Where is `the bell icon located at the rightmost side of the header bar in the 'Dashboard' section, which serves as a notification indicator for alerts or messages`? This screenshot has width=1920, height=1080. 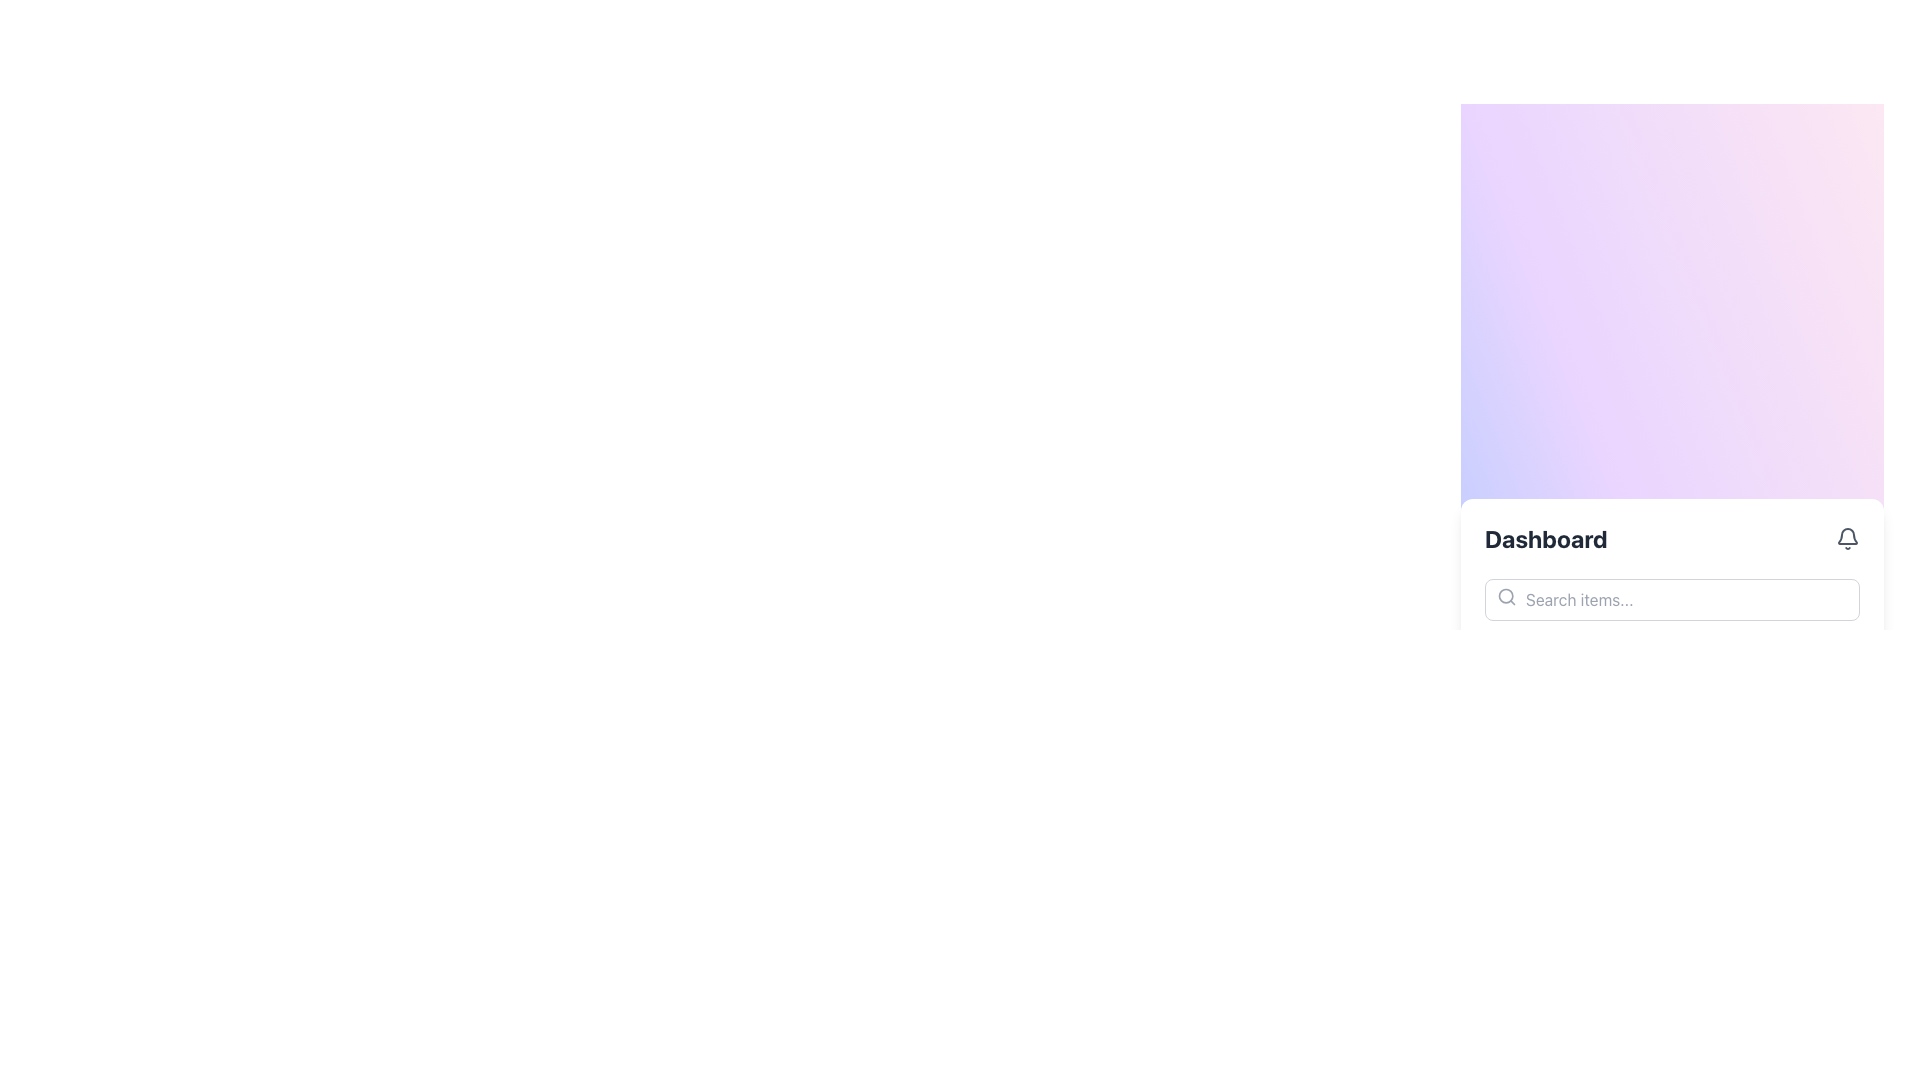
the bell icon located at the rightmost side of the header bar in the 'Dashboard' section, which serves as a notification indicator for alerts or messages is located at coordinates (1847, 536).